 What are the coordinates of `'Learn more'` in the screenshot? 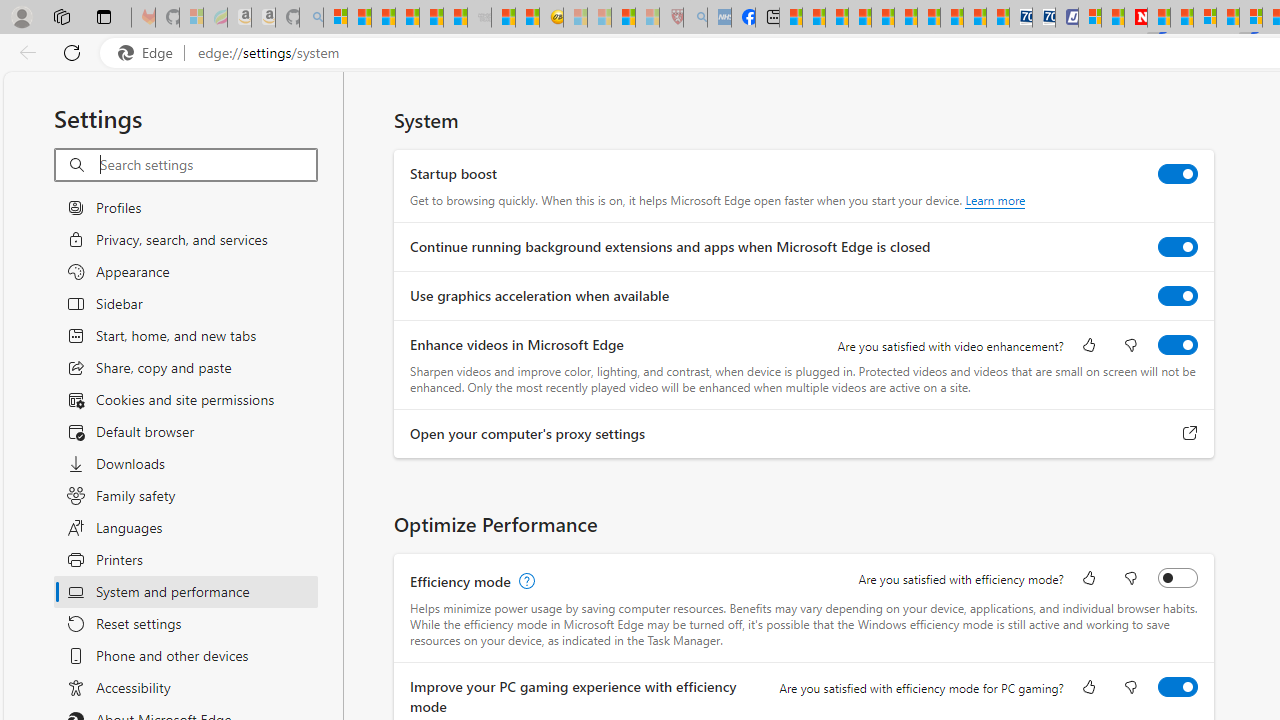 It's located at (995, 200).